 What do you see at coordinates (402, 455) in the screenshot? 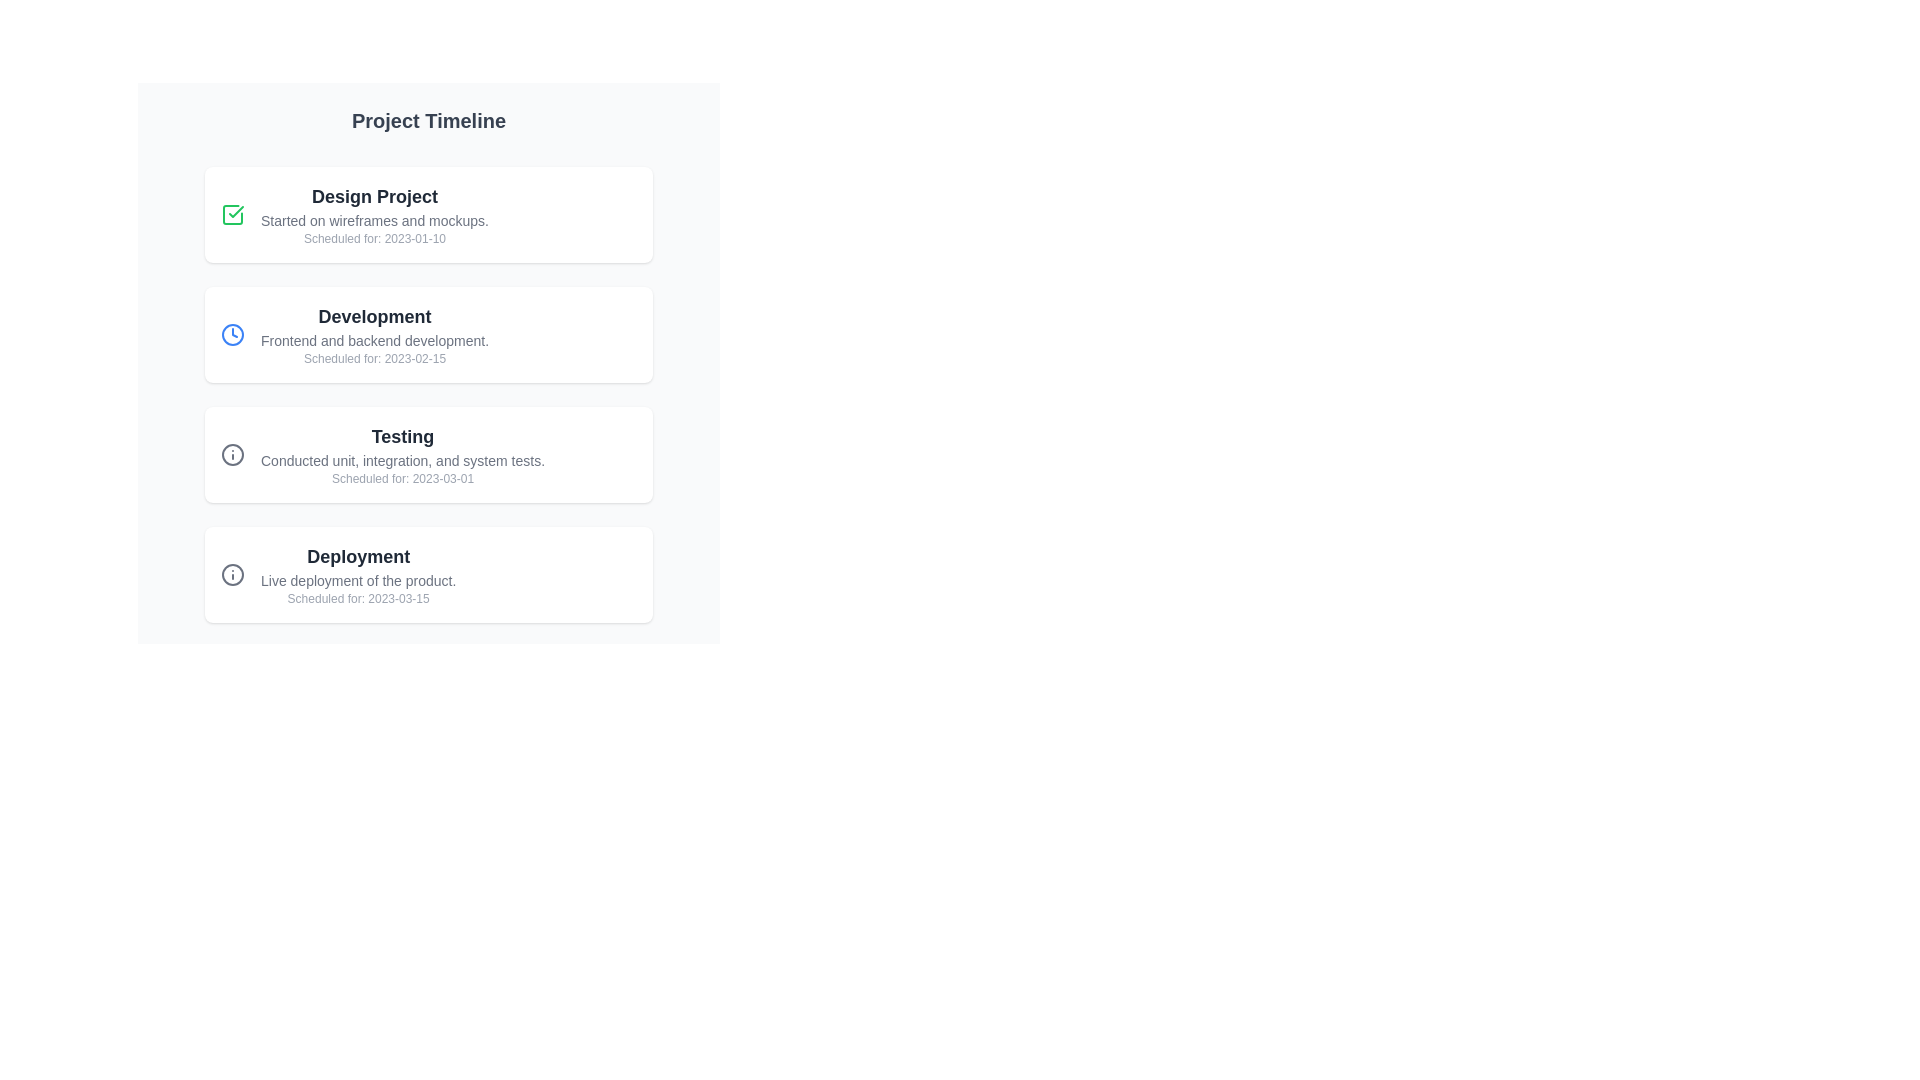
I see `information displayed in the Text block that describes the 'Testing' phase in the project timeline, which is the third item in a vertical list between 'Development' and 'Deployment'` at bounding box center [402, 455].